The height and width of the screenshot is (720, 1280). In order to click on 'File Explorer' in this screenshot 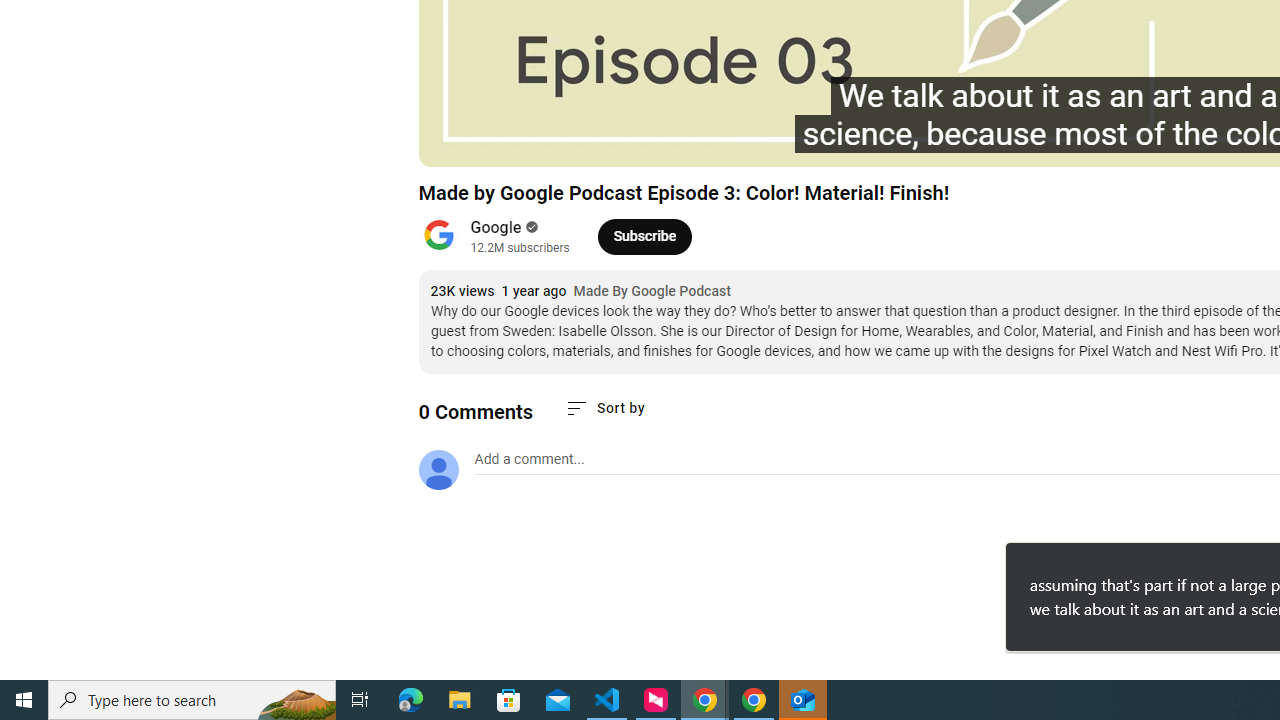, I will do `click(459, 698)`.